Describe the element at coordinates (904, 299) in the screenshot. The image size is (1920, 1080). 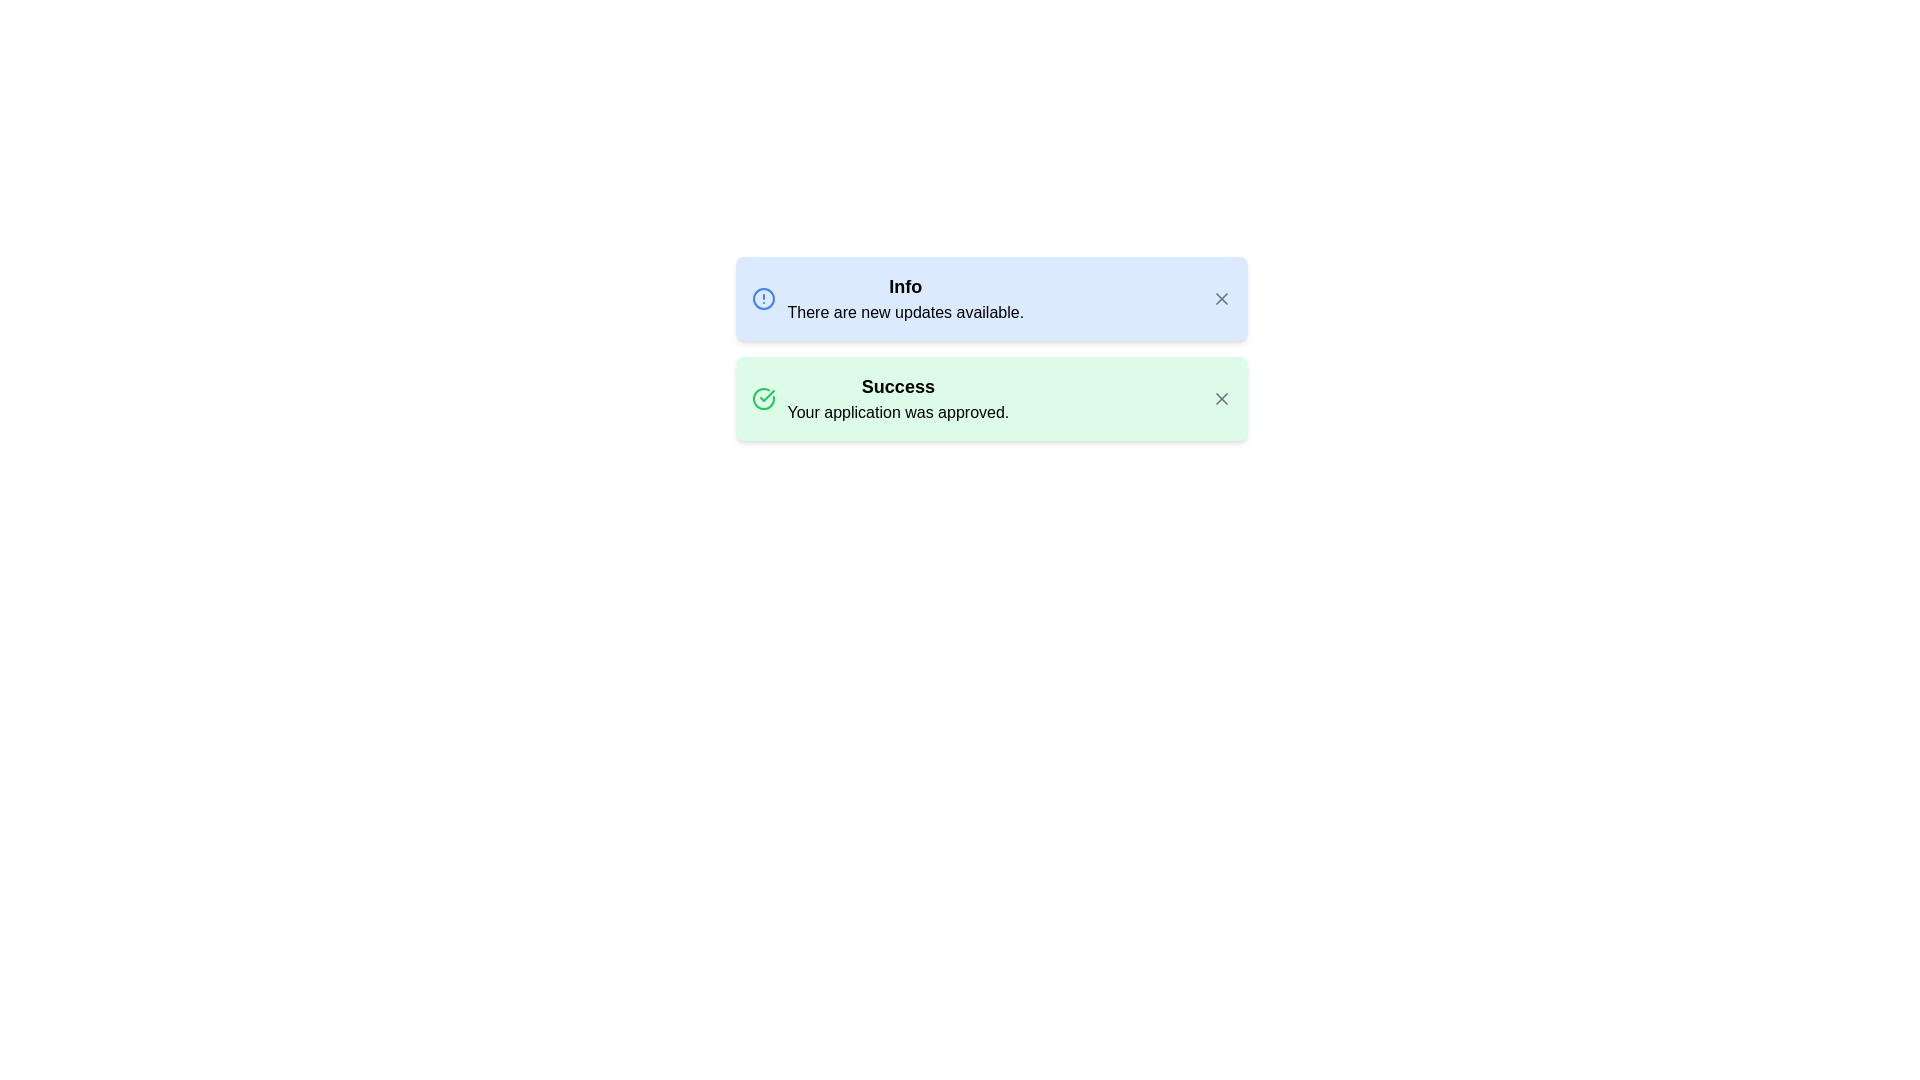
I see `notification content from the label located within the light blue notification block, positioned beside a blue icon and a close button on the right` at that location.